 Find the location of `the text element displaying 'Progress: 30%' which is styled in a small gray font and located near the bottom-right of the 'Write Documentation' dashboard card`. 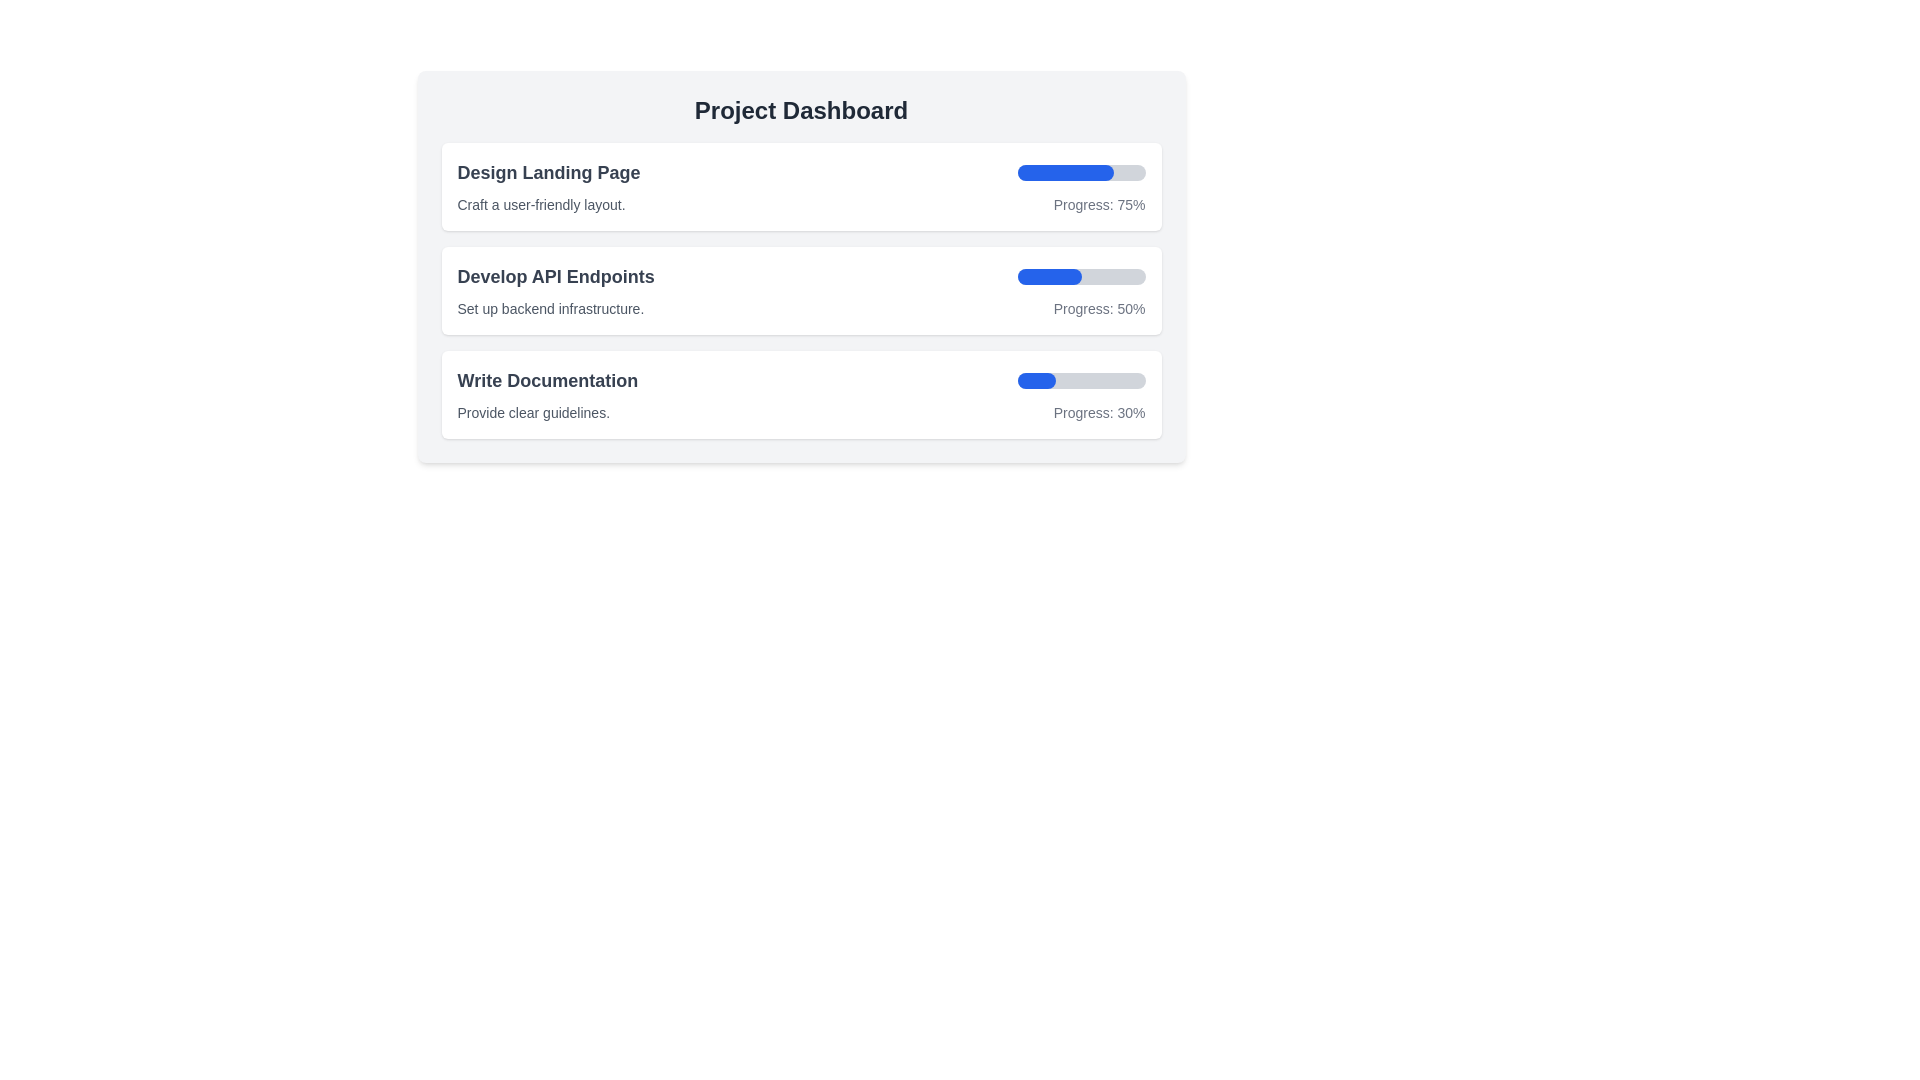

the text element displaying 'Progress: 30%' which is styled in a small gray font and located near the bottom-right of the 'Write Documentation' dashboard card is located at coordinates (1098, 411).